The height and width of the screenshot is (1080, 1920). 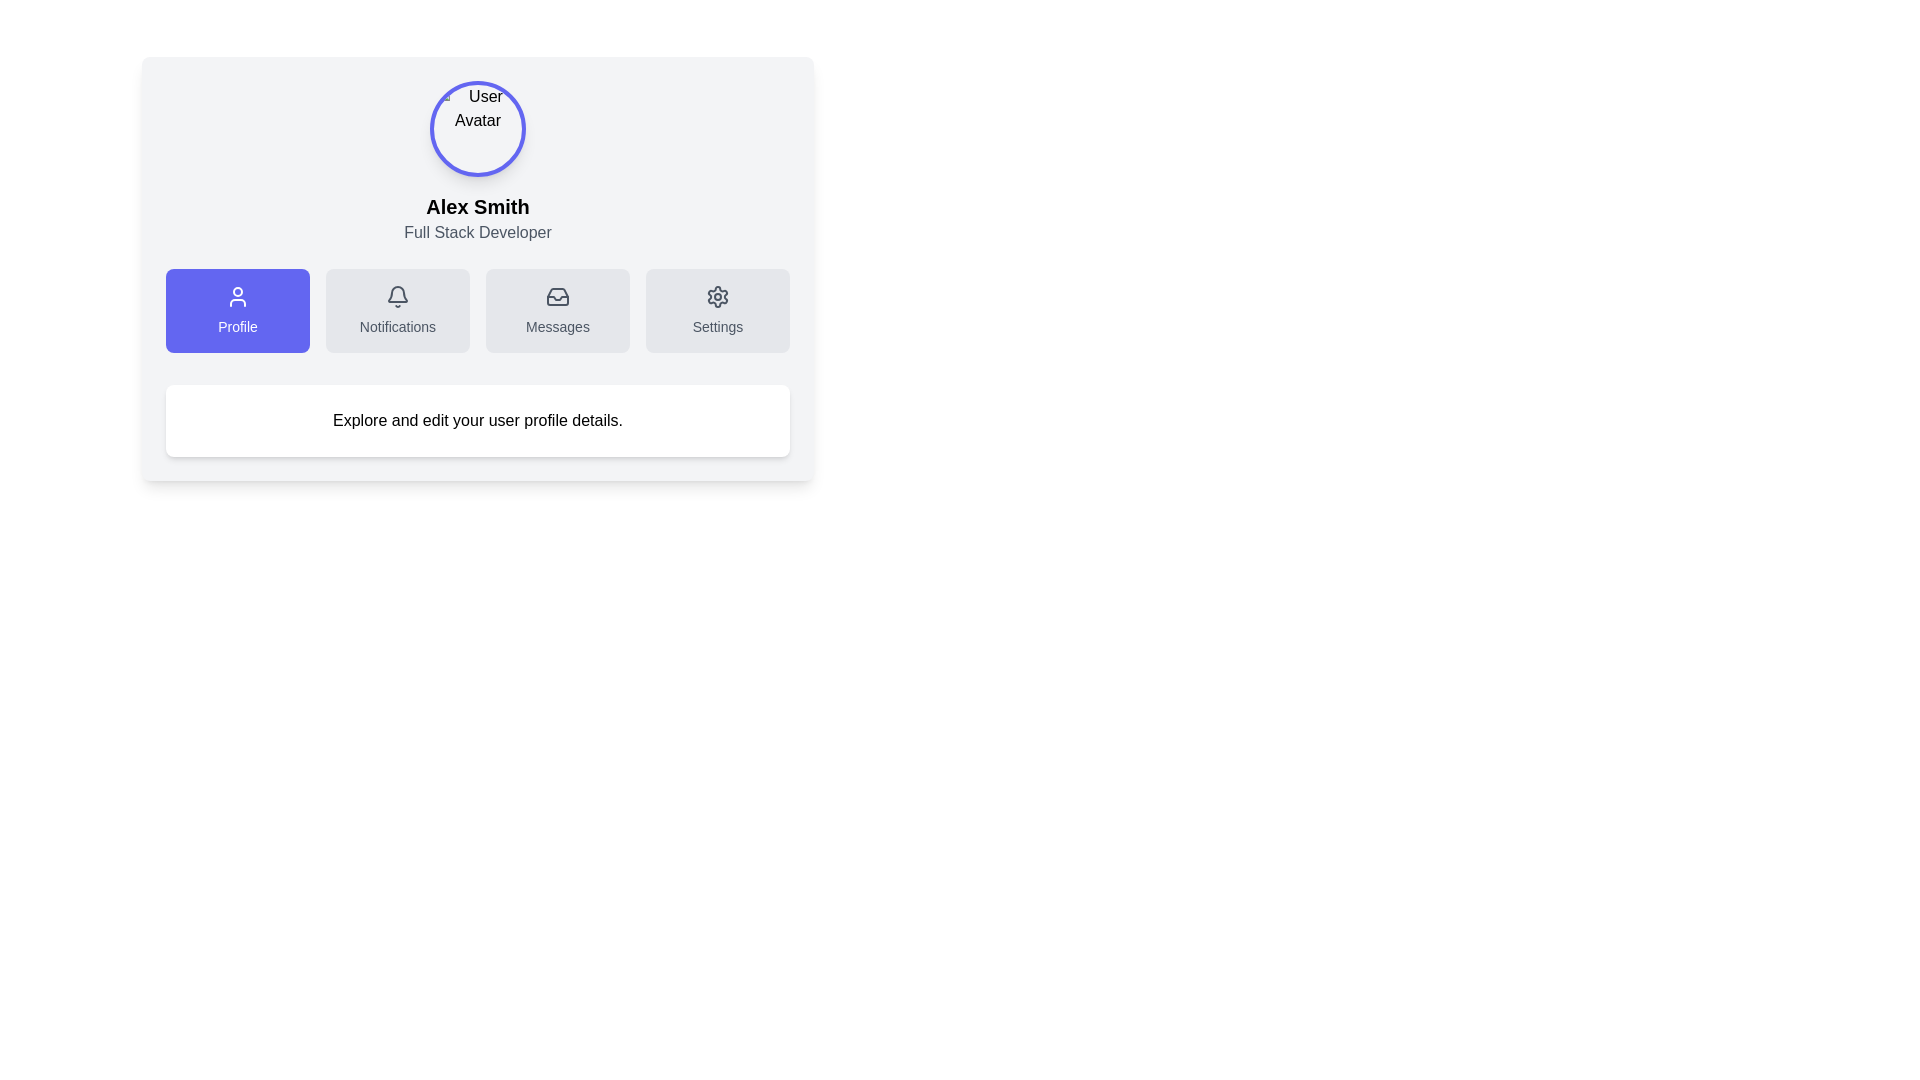 I want to click on the person icon, which is a white stroke SVG graphic with a transparent fill, located within the 'Profile' button in the top-left quadrant of the navigation menu, so click(x=238, y=297).